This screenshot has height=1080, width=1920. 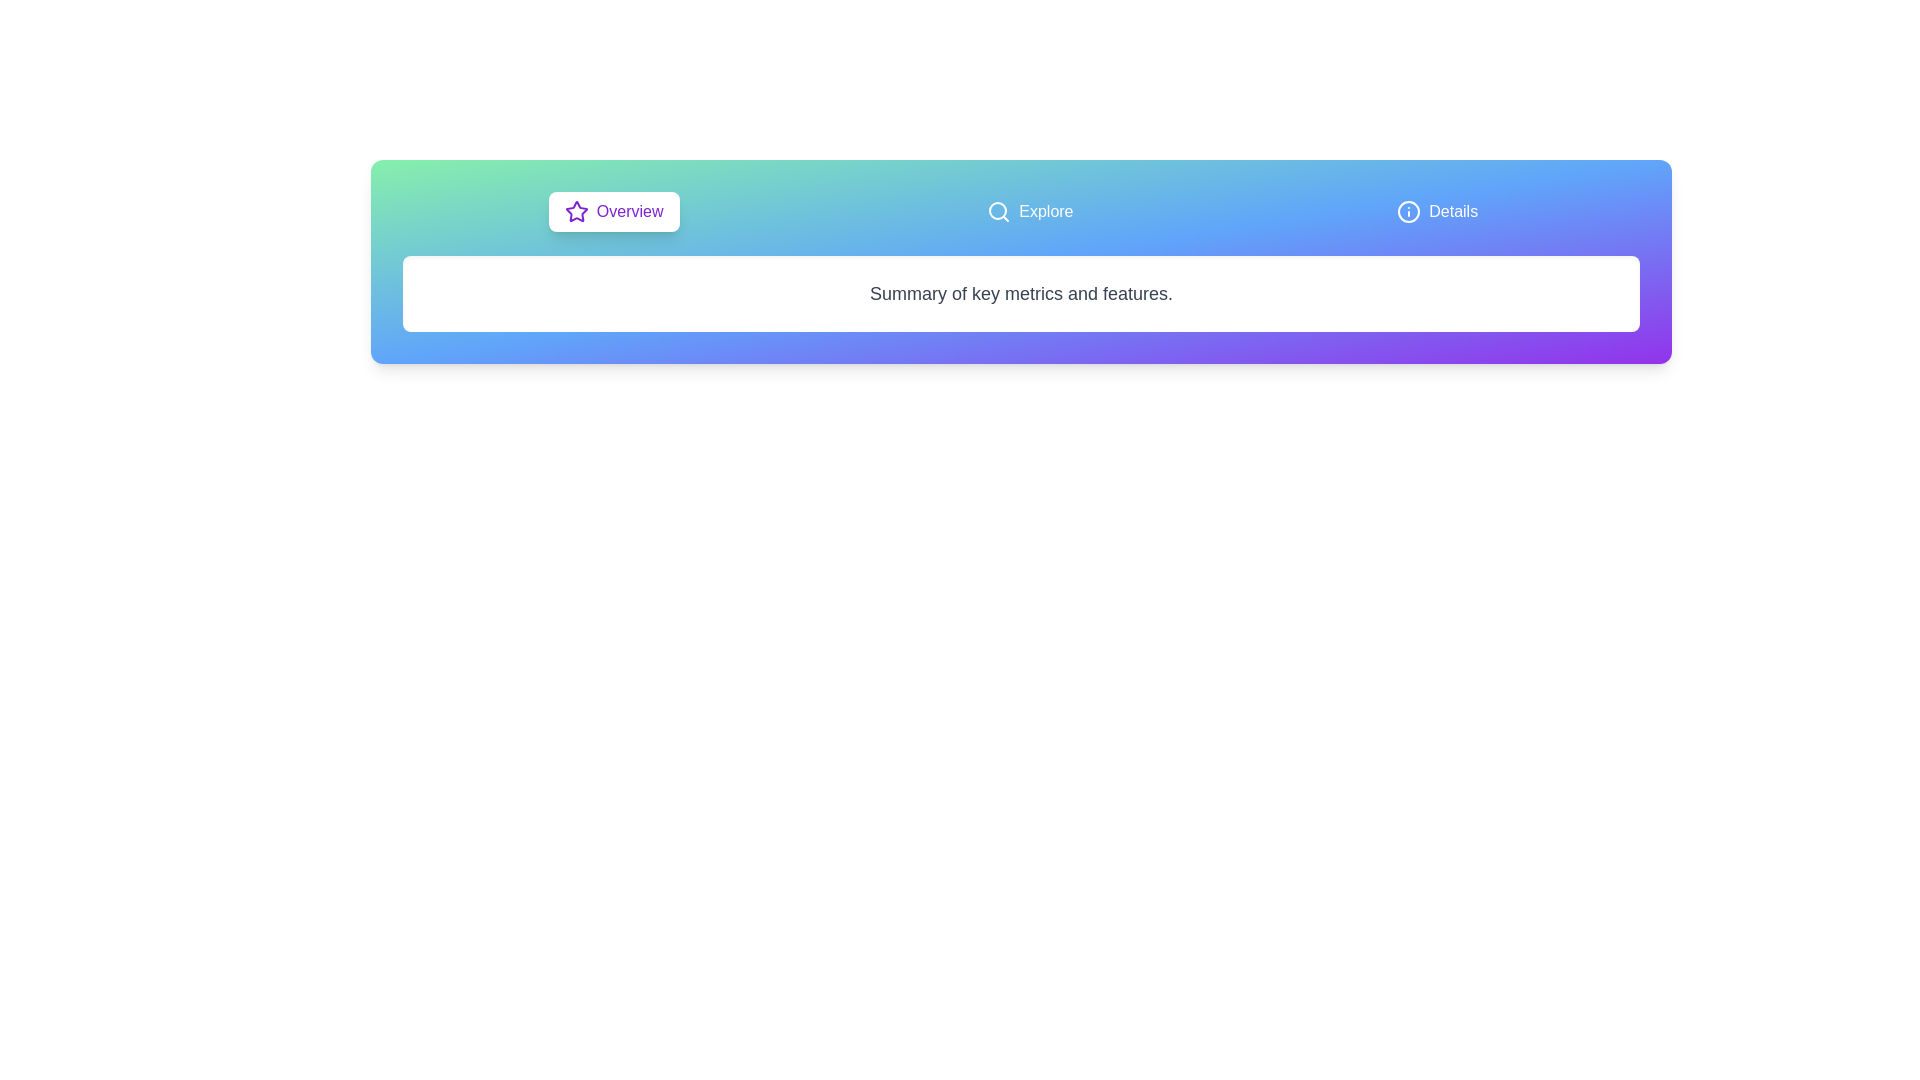 I want to click on the tab labeled 'Overview' to display its content, so click(x=613, y=212).